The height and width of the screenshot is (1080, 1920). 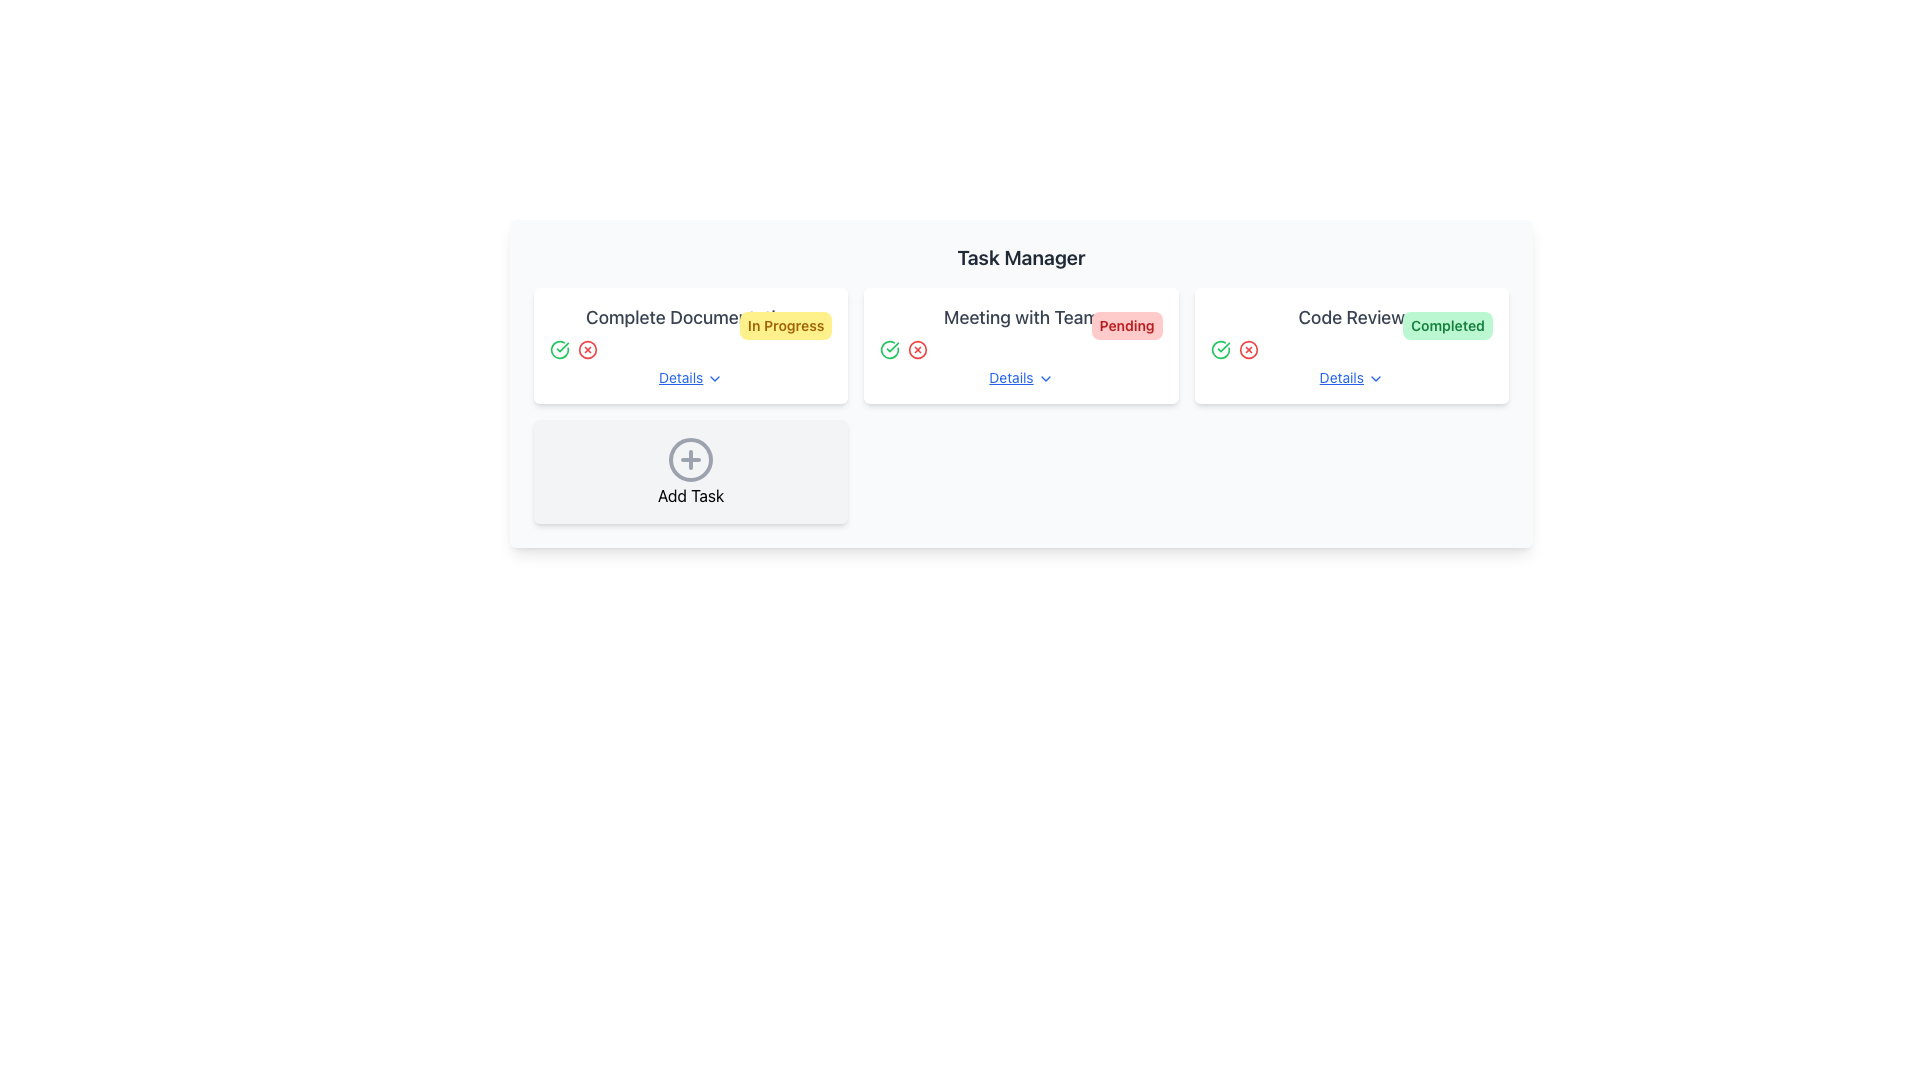 I want to click on the circular red outlined button with an internal red cross, resembling a close sign, located in the top-left section of the 'Meeting with Team' card, so click(x=917, y=349).